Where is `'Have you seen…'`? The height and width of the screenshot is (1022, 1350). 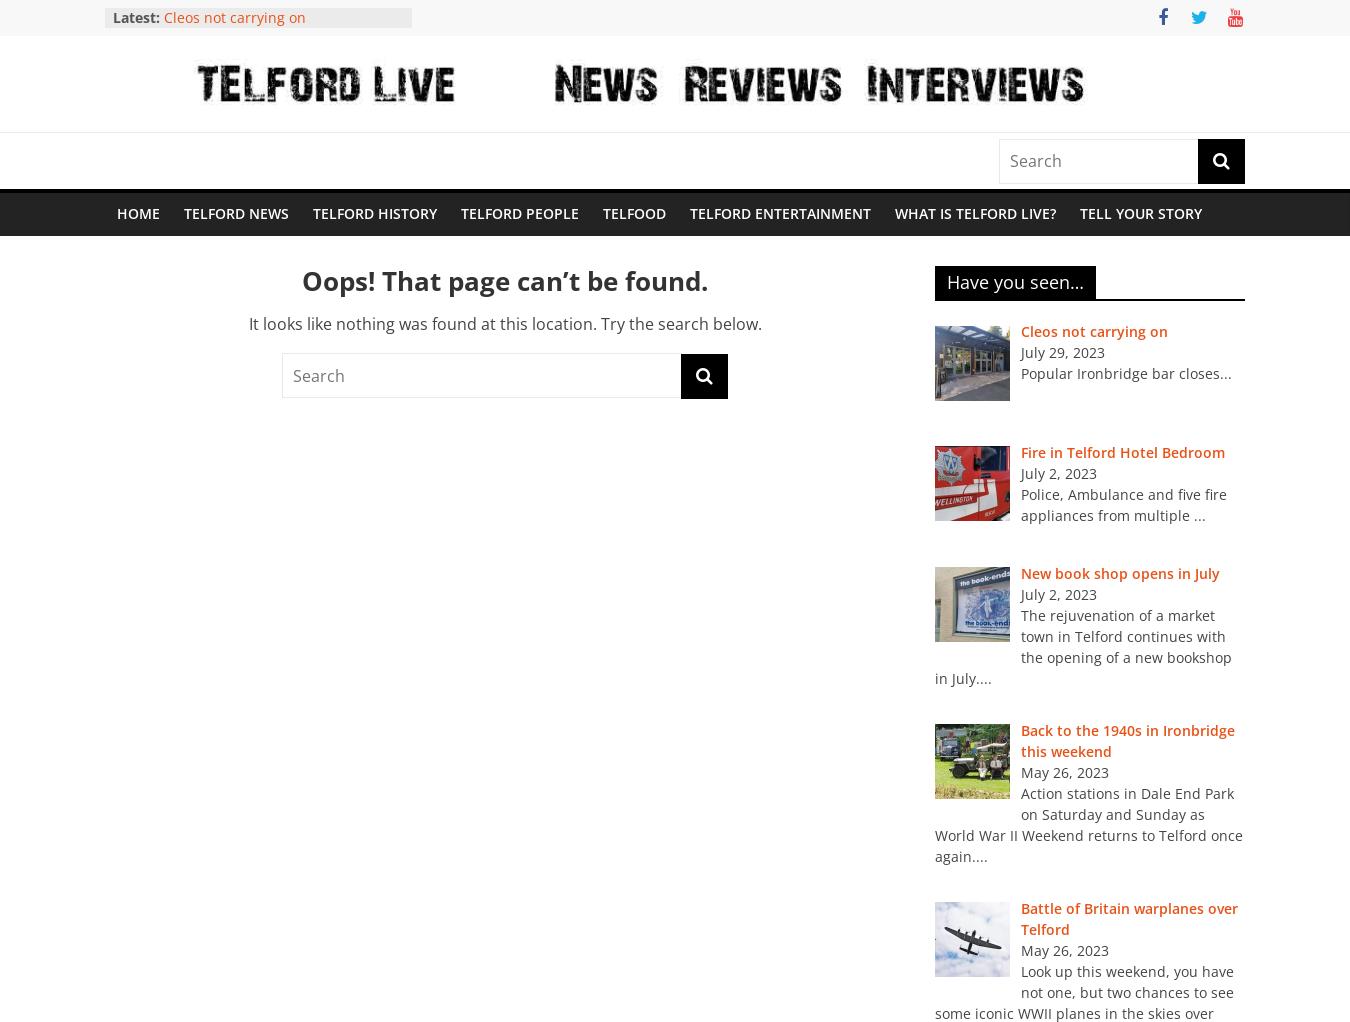 'Have you seen…' is located at coordinates (1015, 281).